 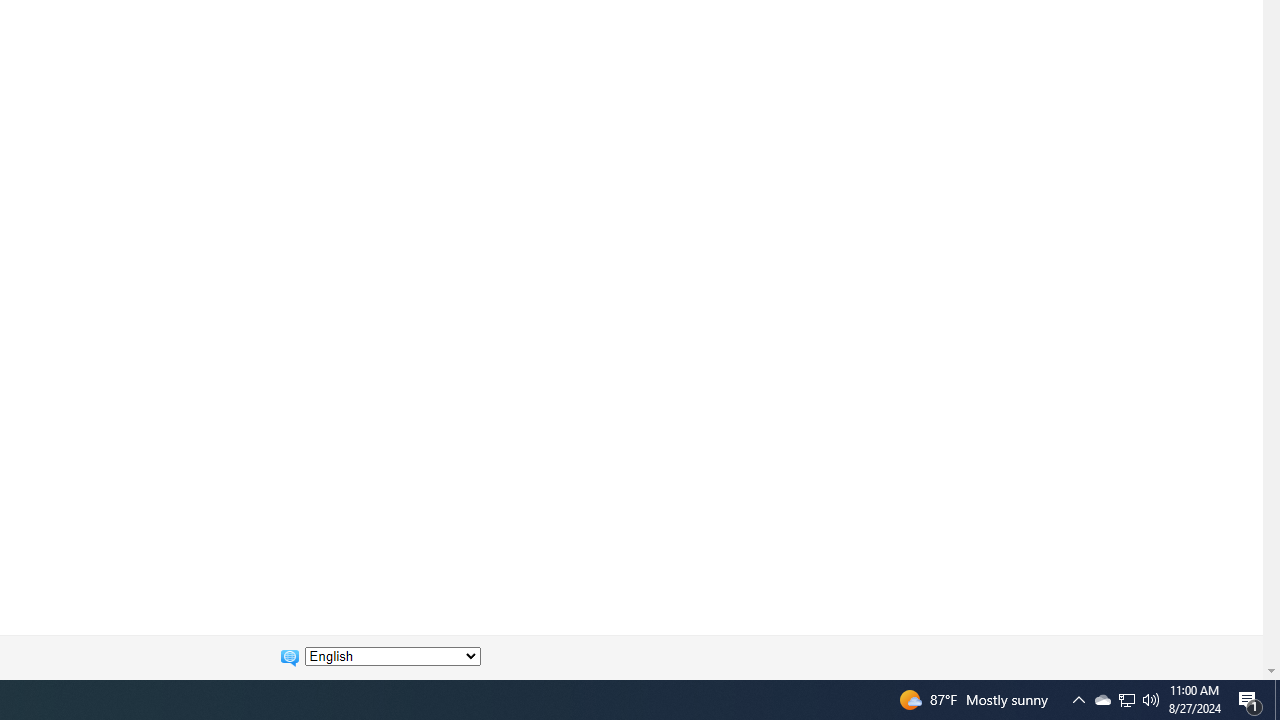 I want to click on 'Change language:', so click(x=392, y=656).